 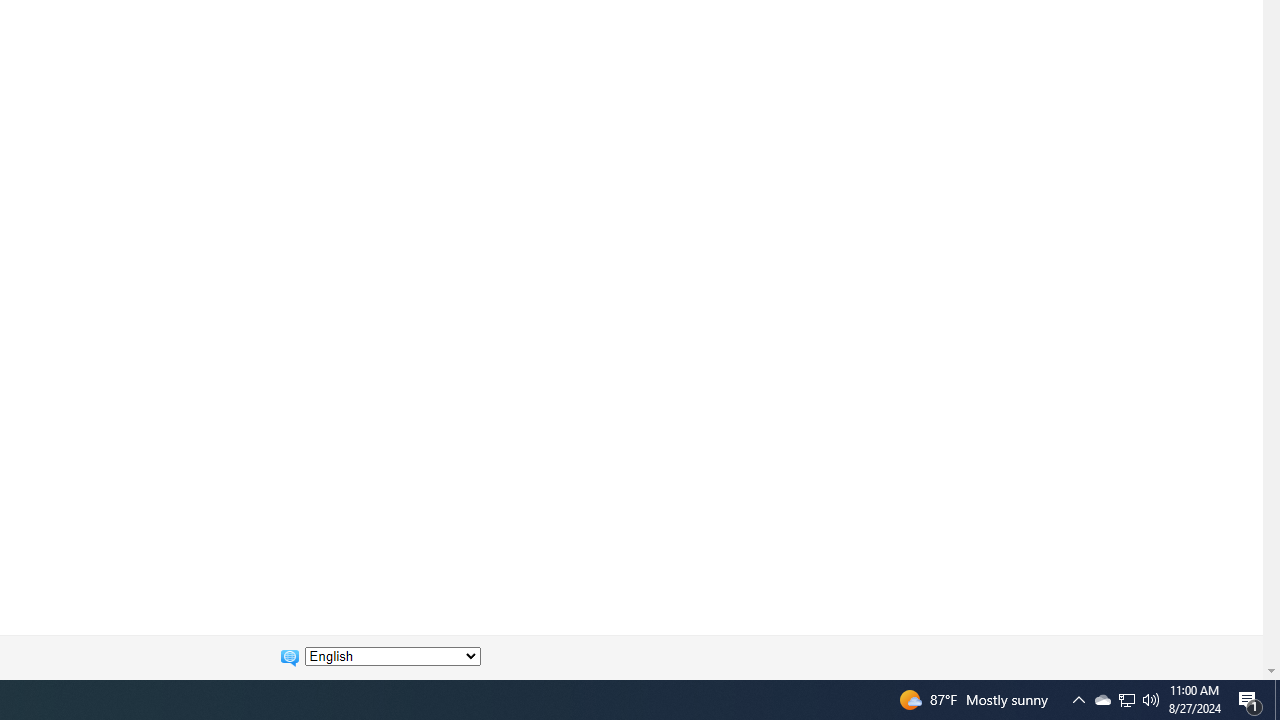 I want to click on 'Change language:', so click(x=392, y=656).